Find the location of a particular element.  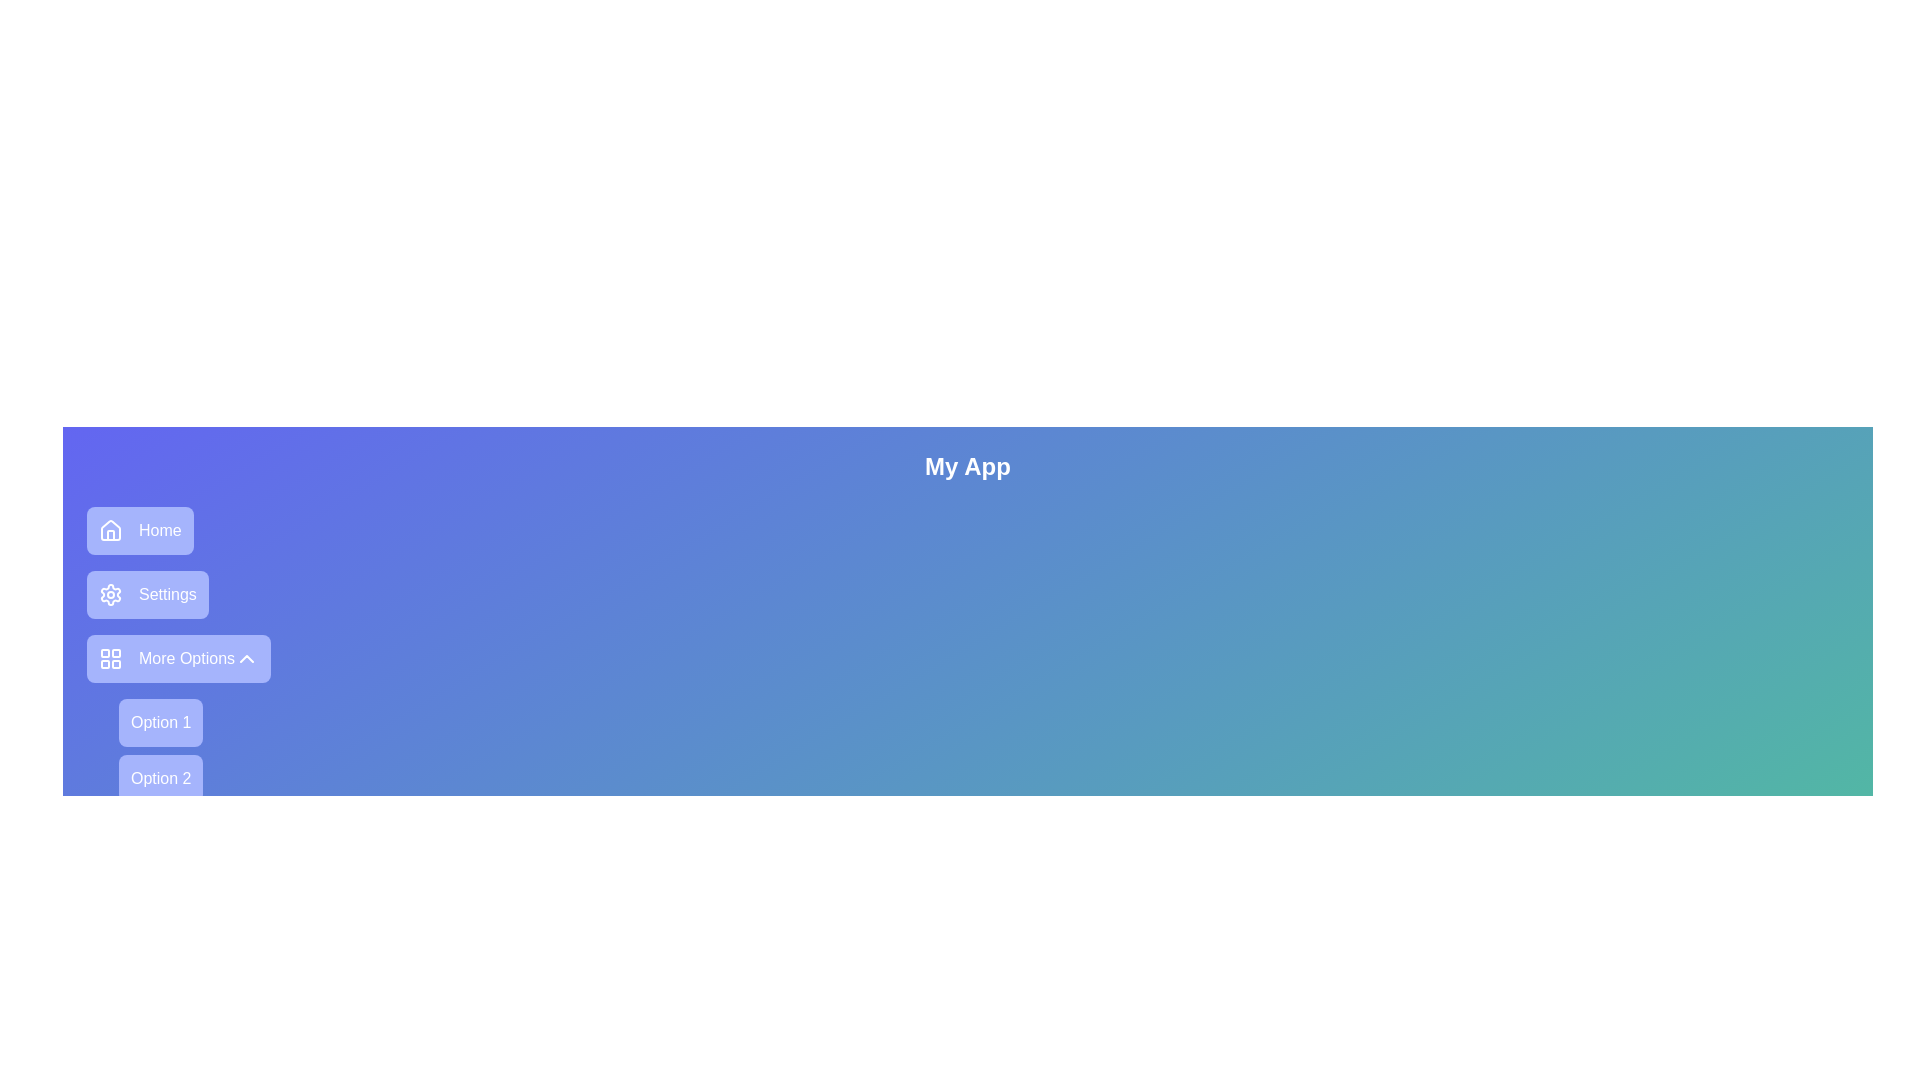

the house-shaped icon located to the left of the 'Home' button is located at coordinates (109, 530).